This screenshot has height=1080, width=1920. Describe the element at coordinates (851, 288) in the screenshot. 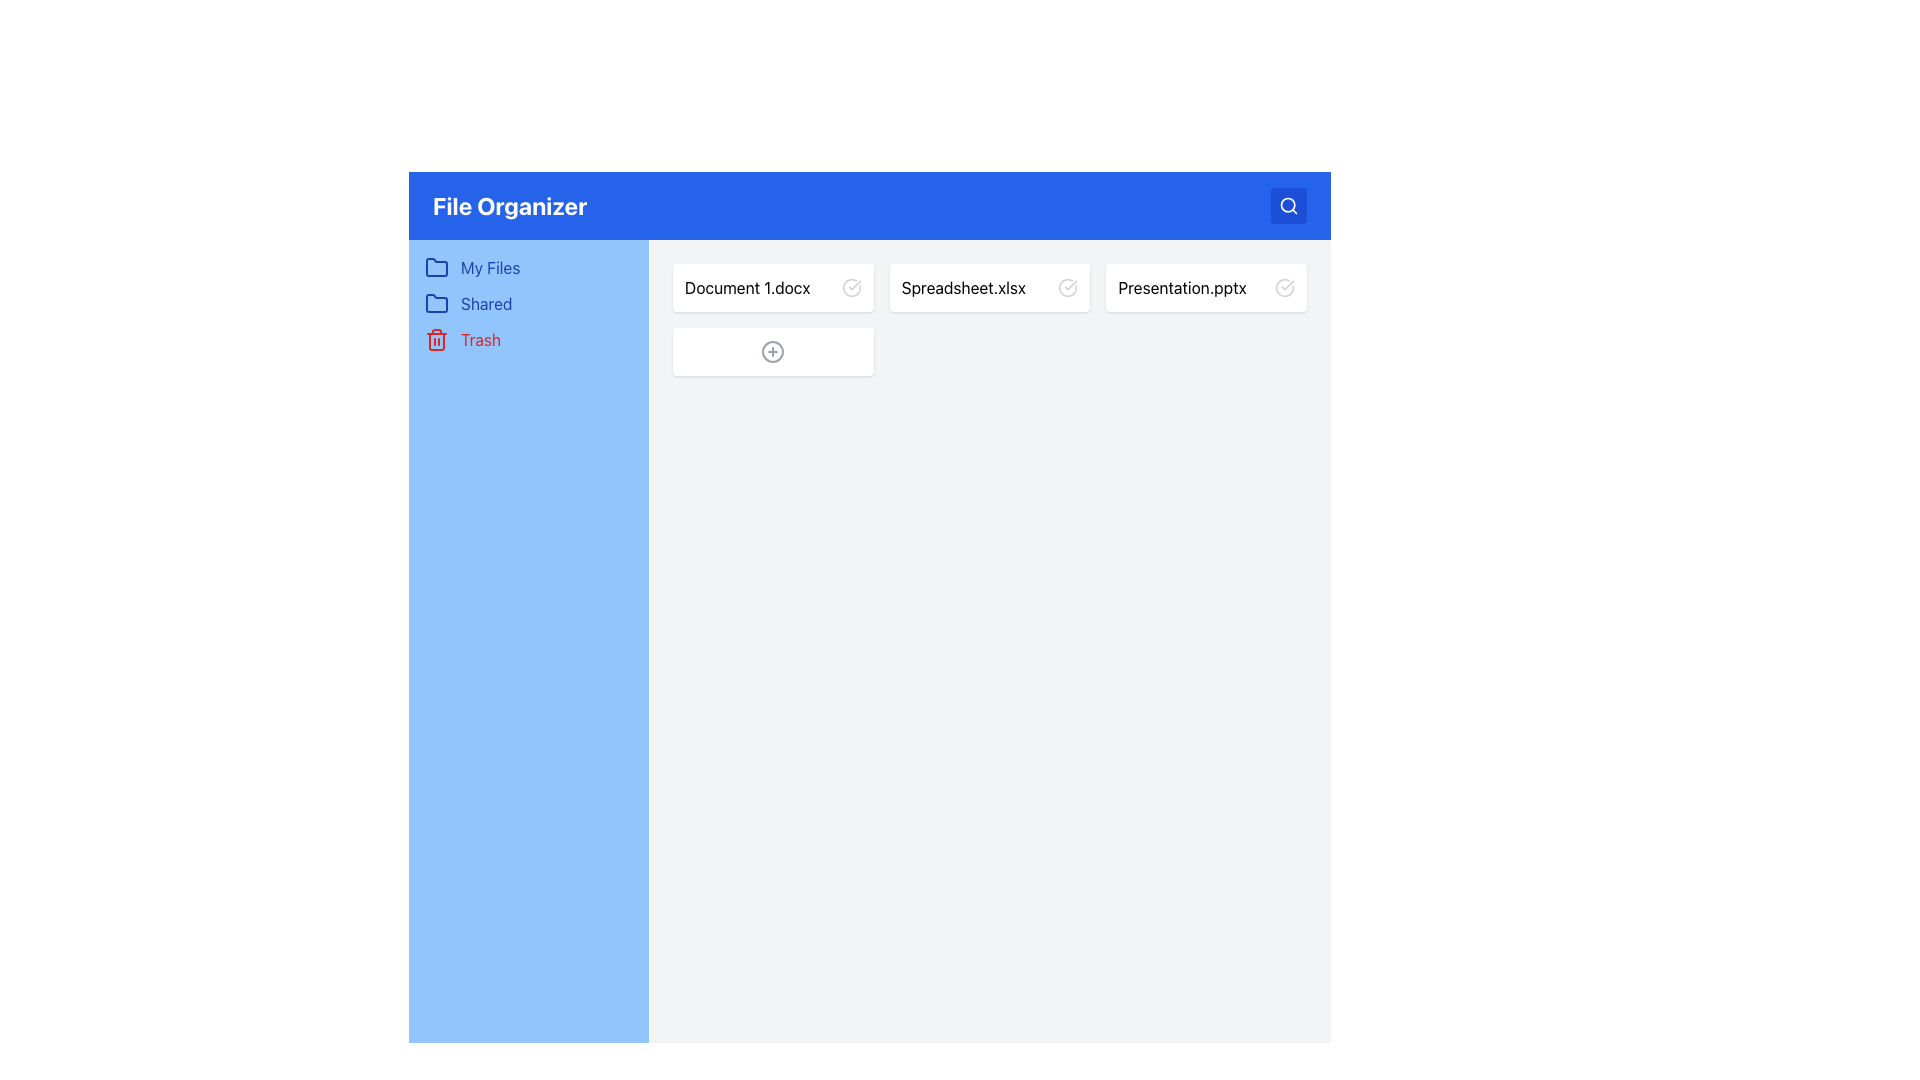

I see `the circular checkmark icon outlined in gray, located to the right of the 'Document 1.docx' label on its interactive file card` at that location.